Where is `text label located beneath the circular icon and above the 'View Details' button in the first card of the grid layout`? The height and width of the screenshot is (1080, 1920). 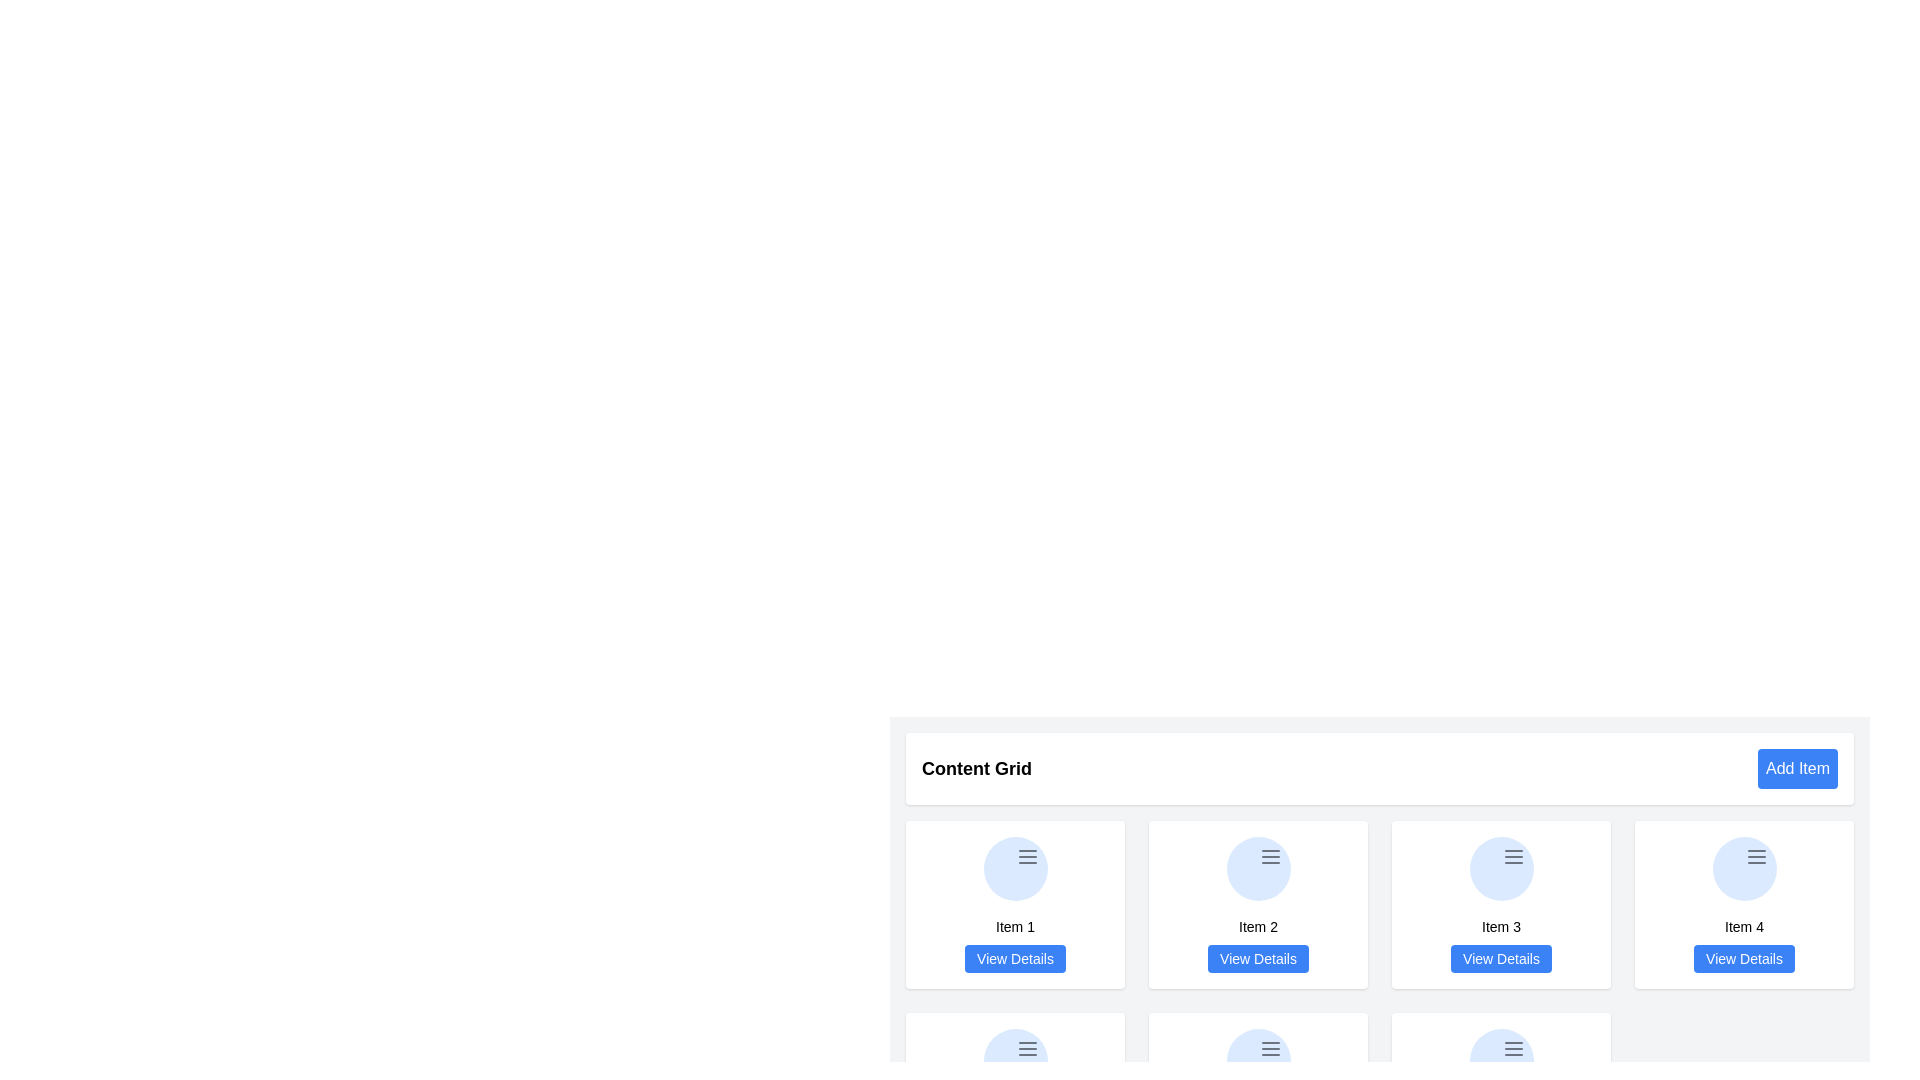
text label located beneath the circular icon and above the 'View Details' button in the first card of the grid layout is located at coordinates (1015, 926).